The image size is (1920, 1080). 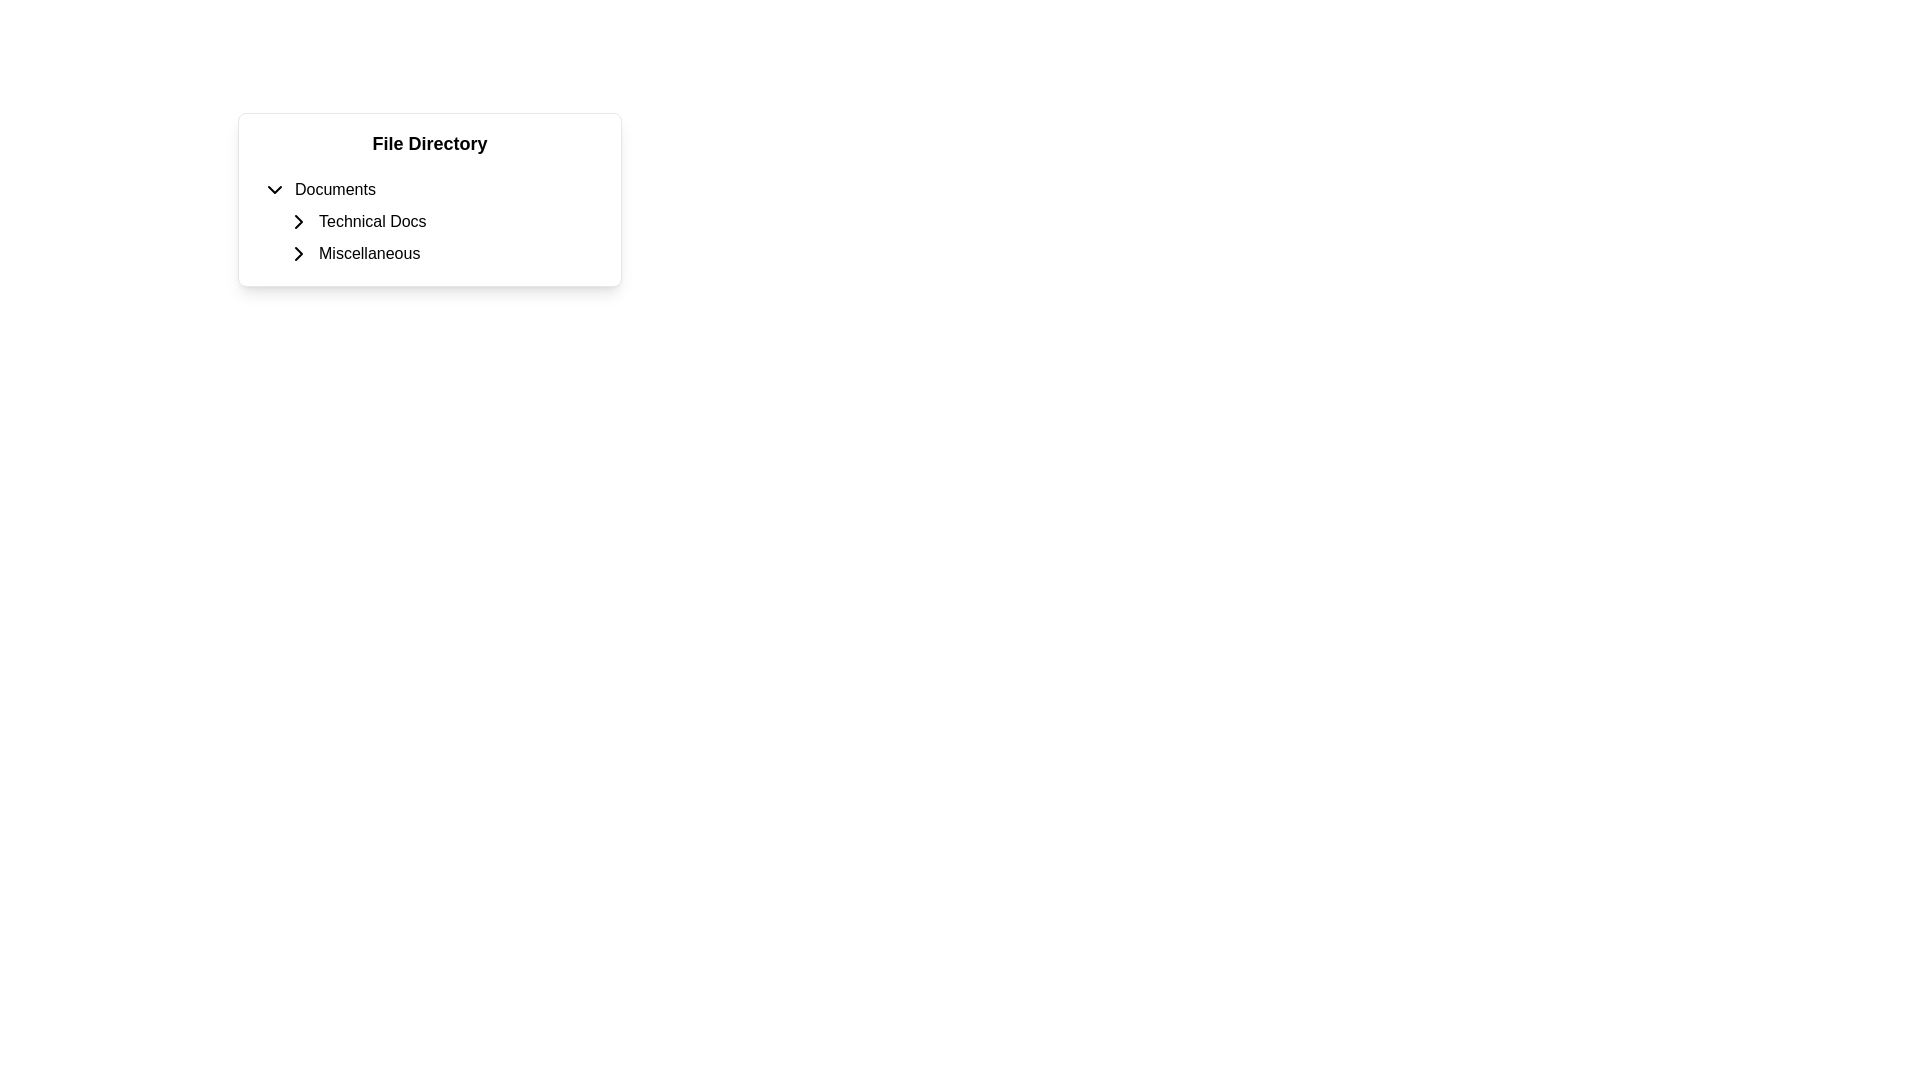 I want to click on the 'Technical Docs' text label in the left panel under the 'Documents' hierarchy, which is visually centered and located between the chevron icon and other sibling items, so click(x=372, y=222).